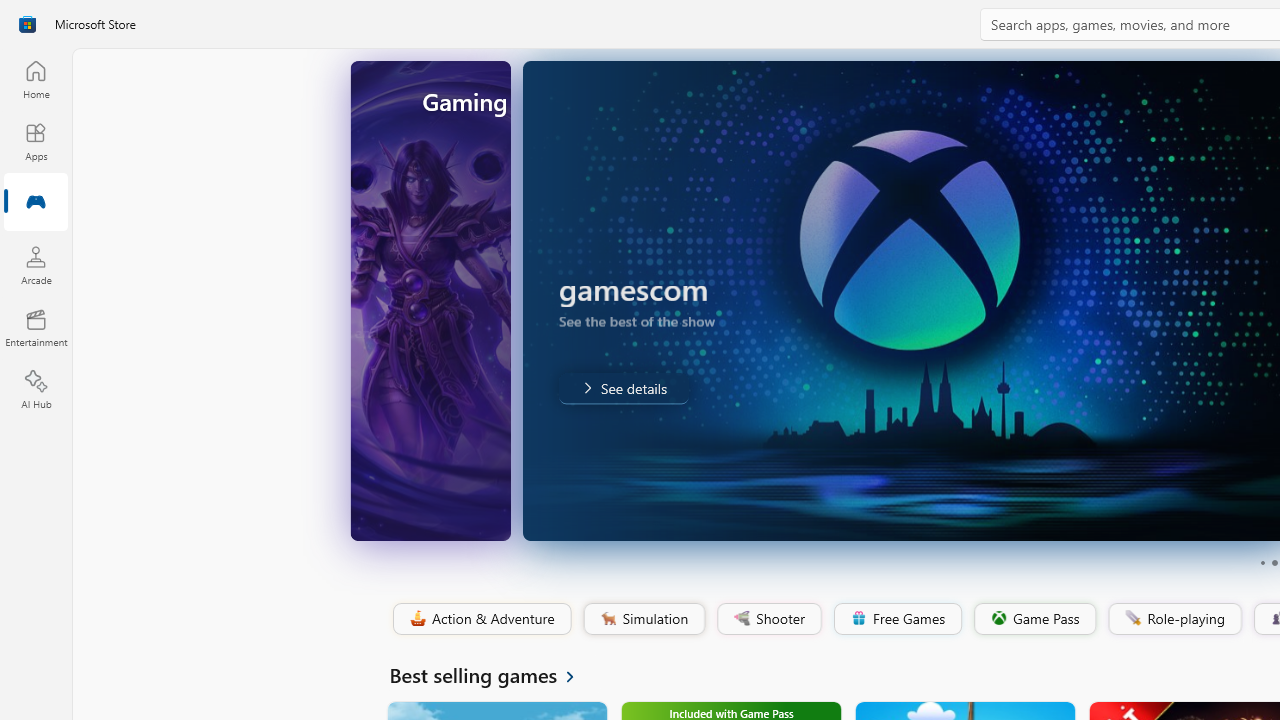 Image resolution: width=1280 pixels, height=720 pixels. What do you see at coordinates (35, 78) in the screenshot?
I see `'Home'` at bounding box center [35, 78].